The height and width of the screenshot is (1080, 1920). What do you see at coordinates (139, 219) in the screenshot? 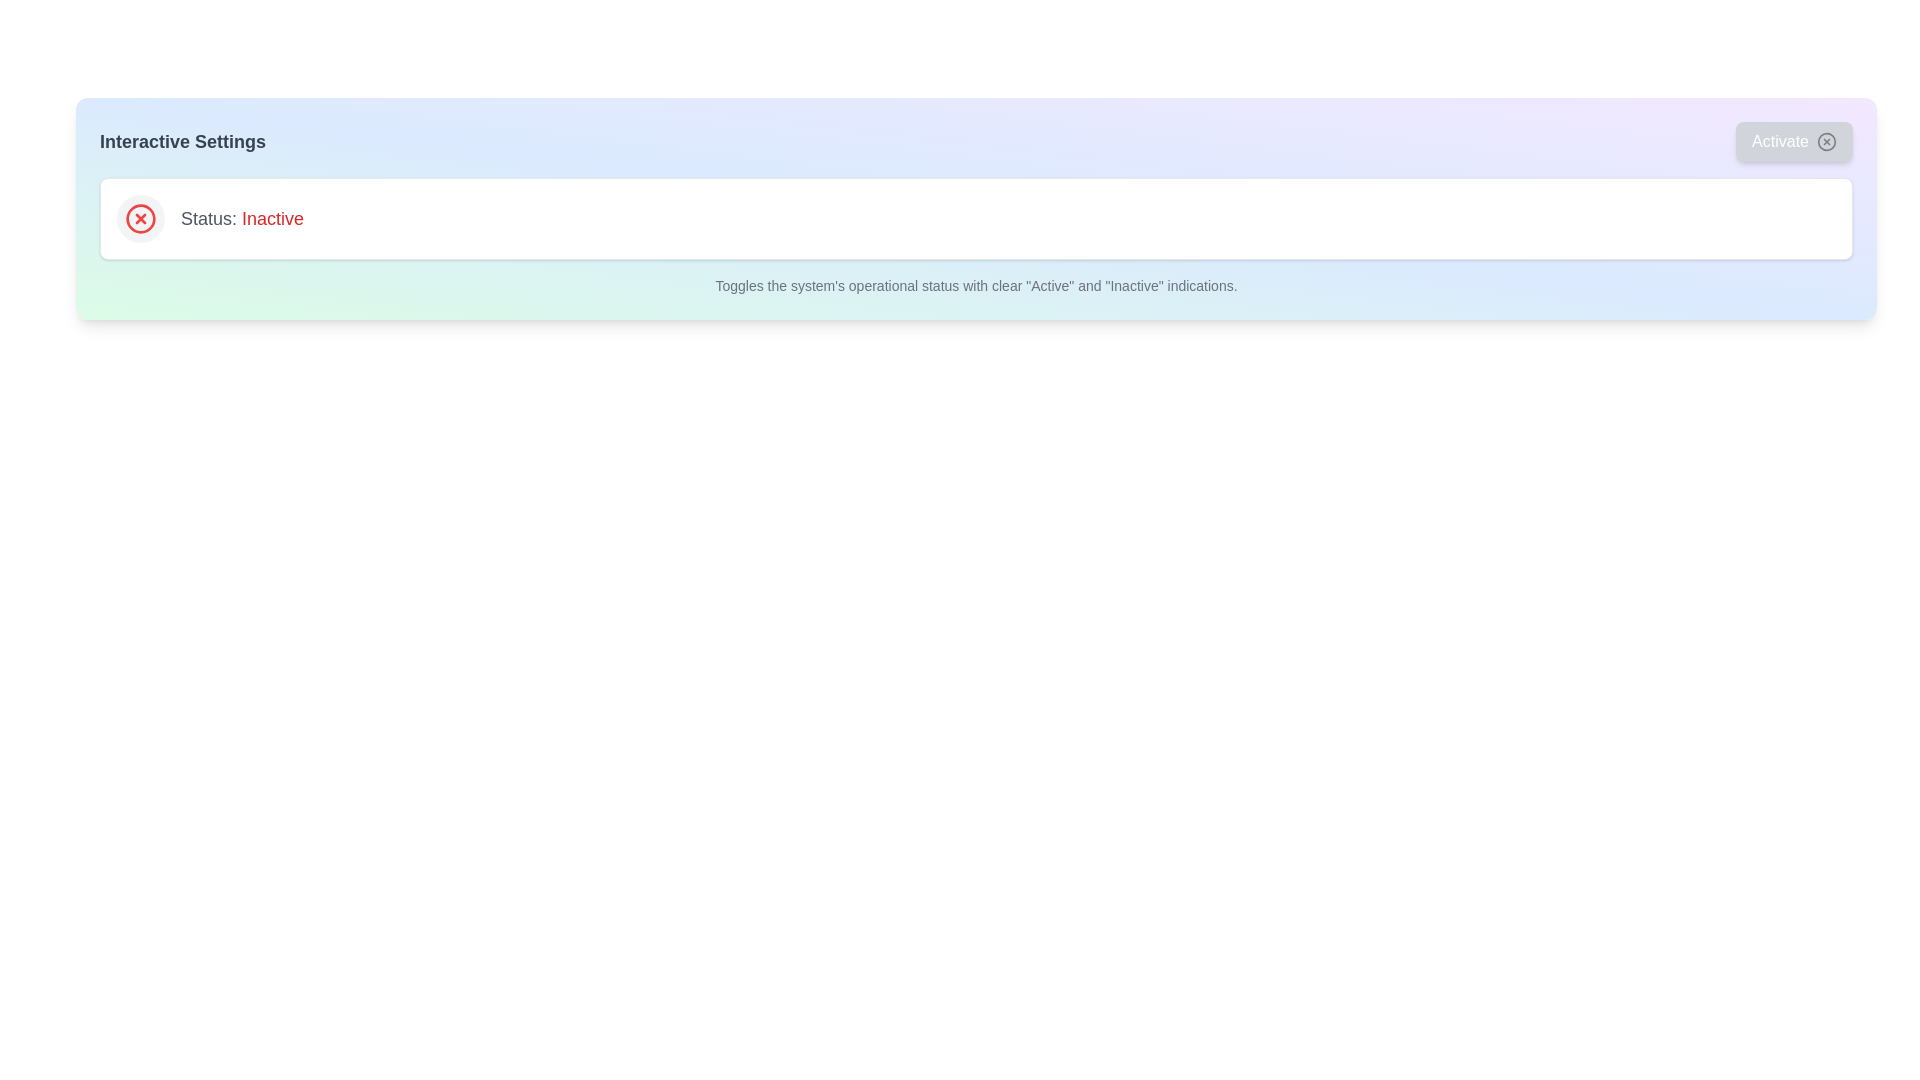
I see `the Error or Status Indicator icon located in the left section of the status indicator row, adjacent to the textual description 'Status: Inactive' within the 'Interactive Settings' block` at bounding box center [139, 219].